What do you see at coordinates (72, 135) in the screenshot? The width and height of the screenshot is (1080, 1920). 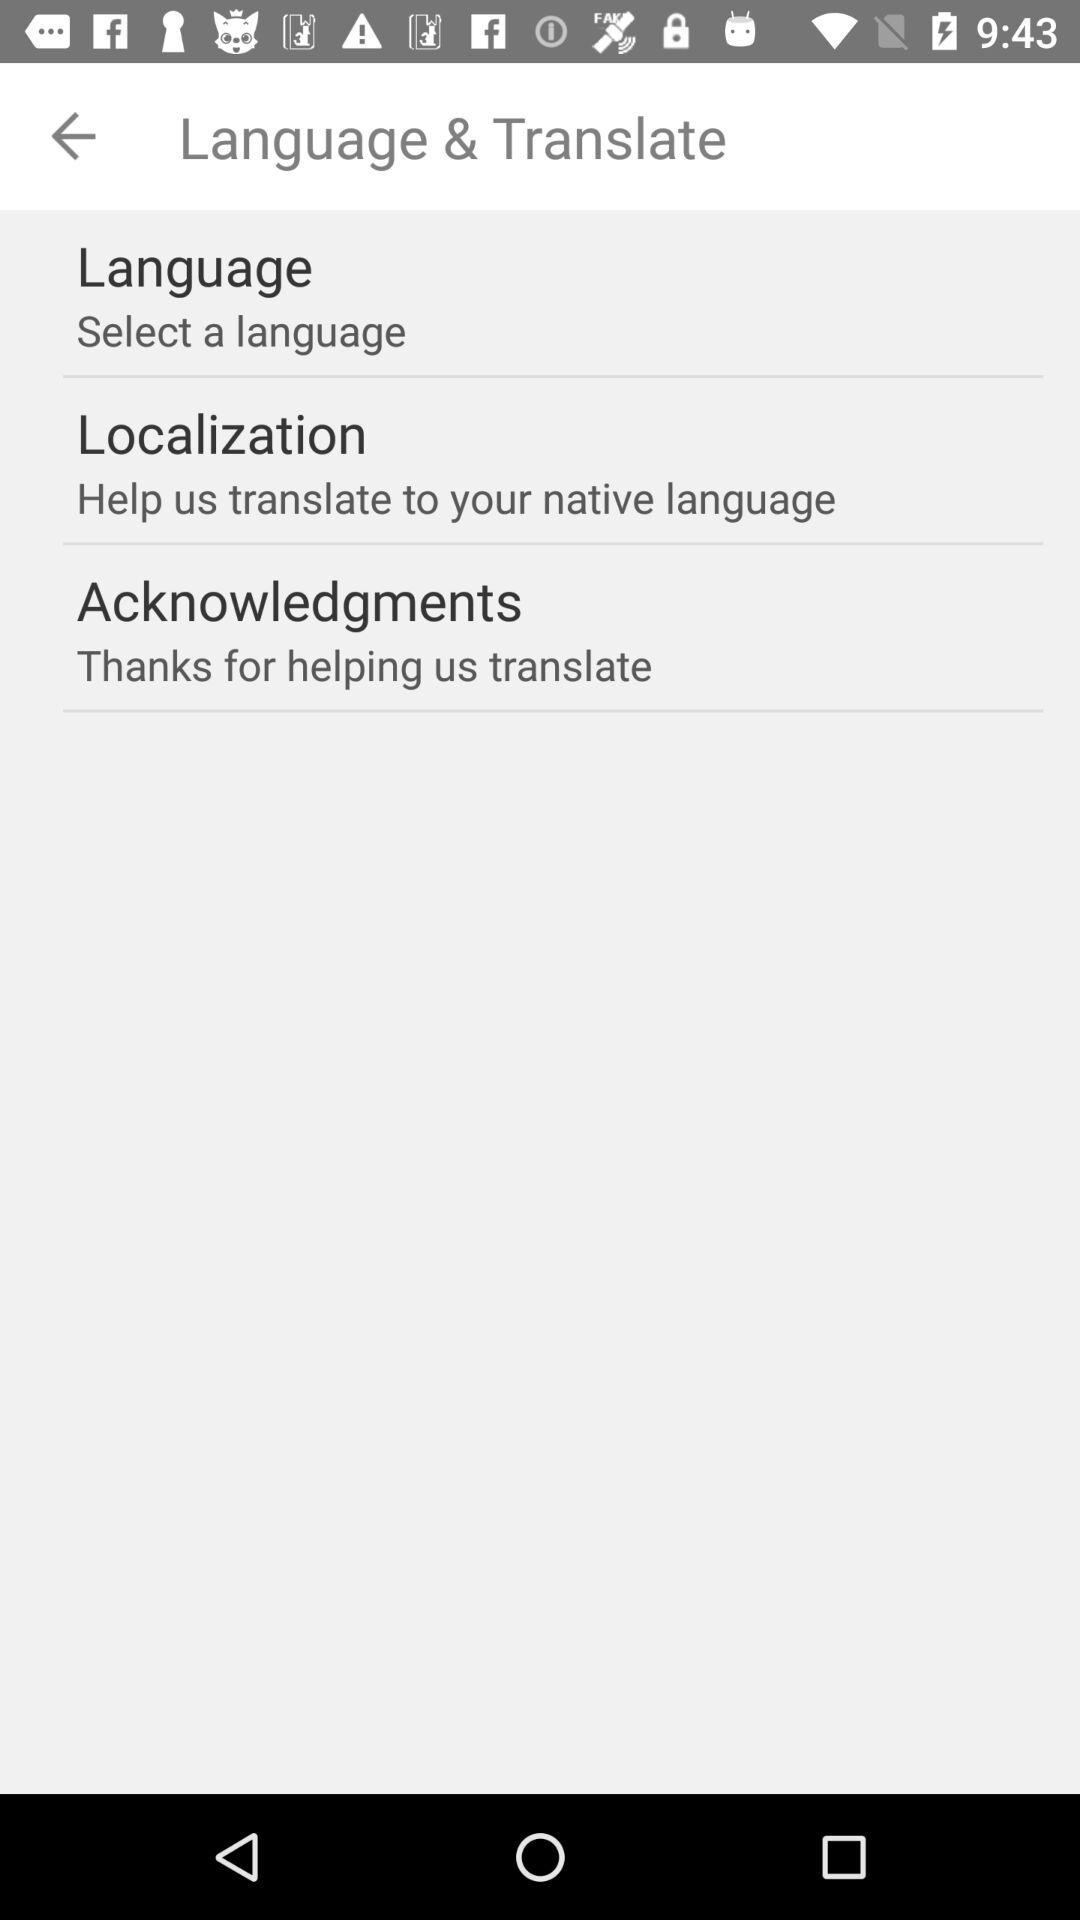 I see `the arrow_backward icon` at bounding box center [72, 135].